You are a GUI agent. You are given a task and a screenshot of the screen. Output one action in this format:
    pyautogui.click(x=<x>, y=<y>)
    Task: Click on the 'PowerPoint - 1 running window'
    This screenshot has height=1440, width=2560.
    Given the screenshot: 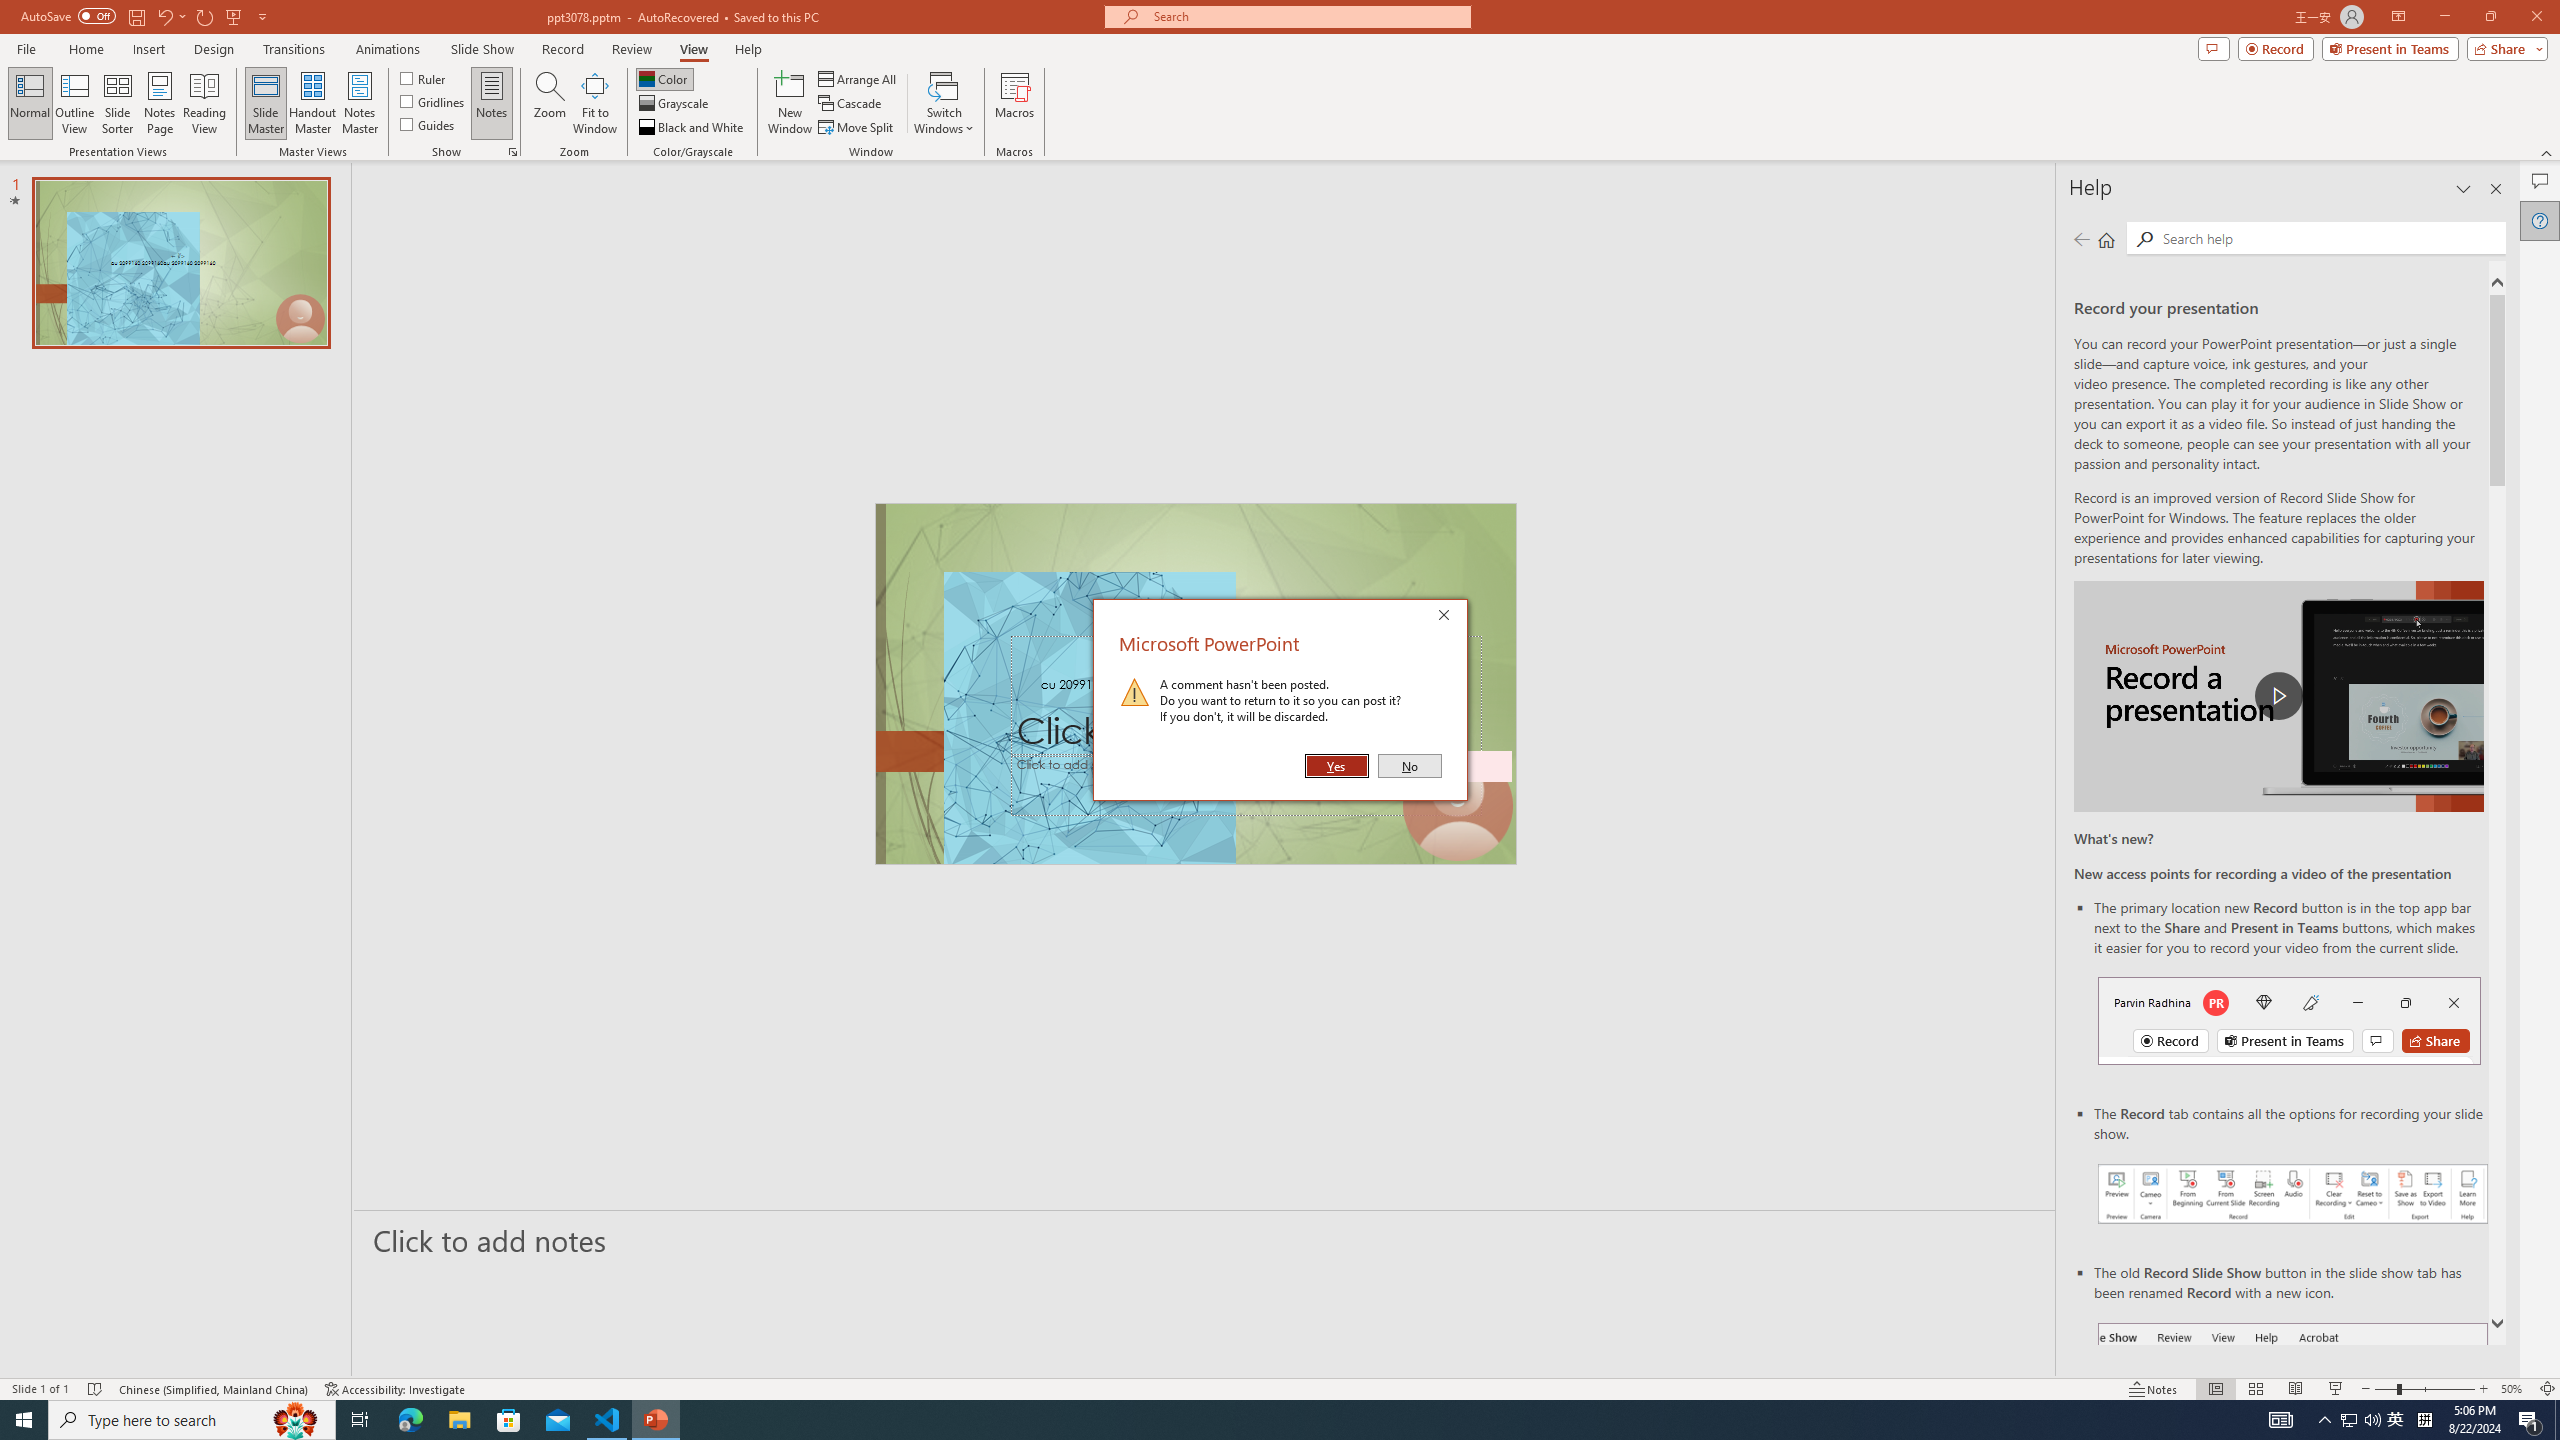 What is the action you would take?
    pyautogui.click(x=656, y=1418)
    